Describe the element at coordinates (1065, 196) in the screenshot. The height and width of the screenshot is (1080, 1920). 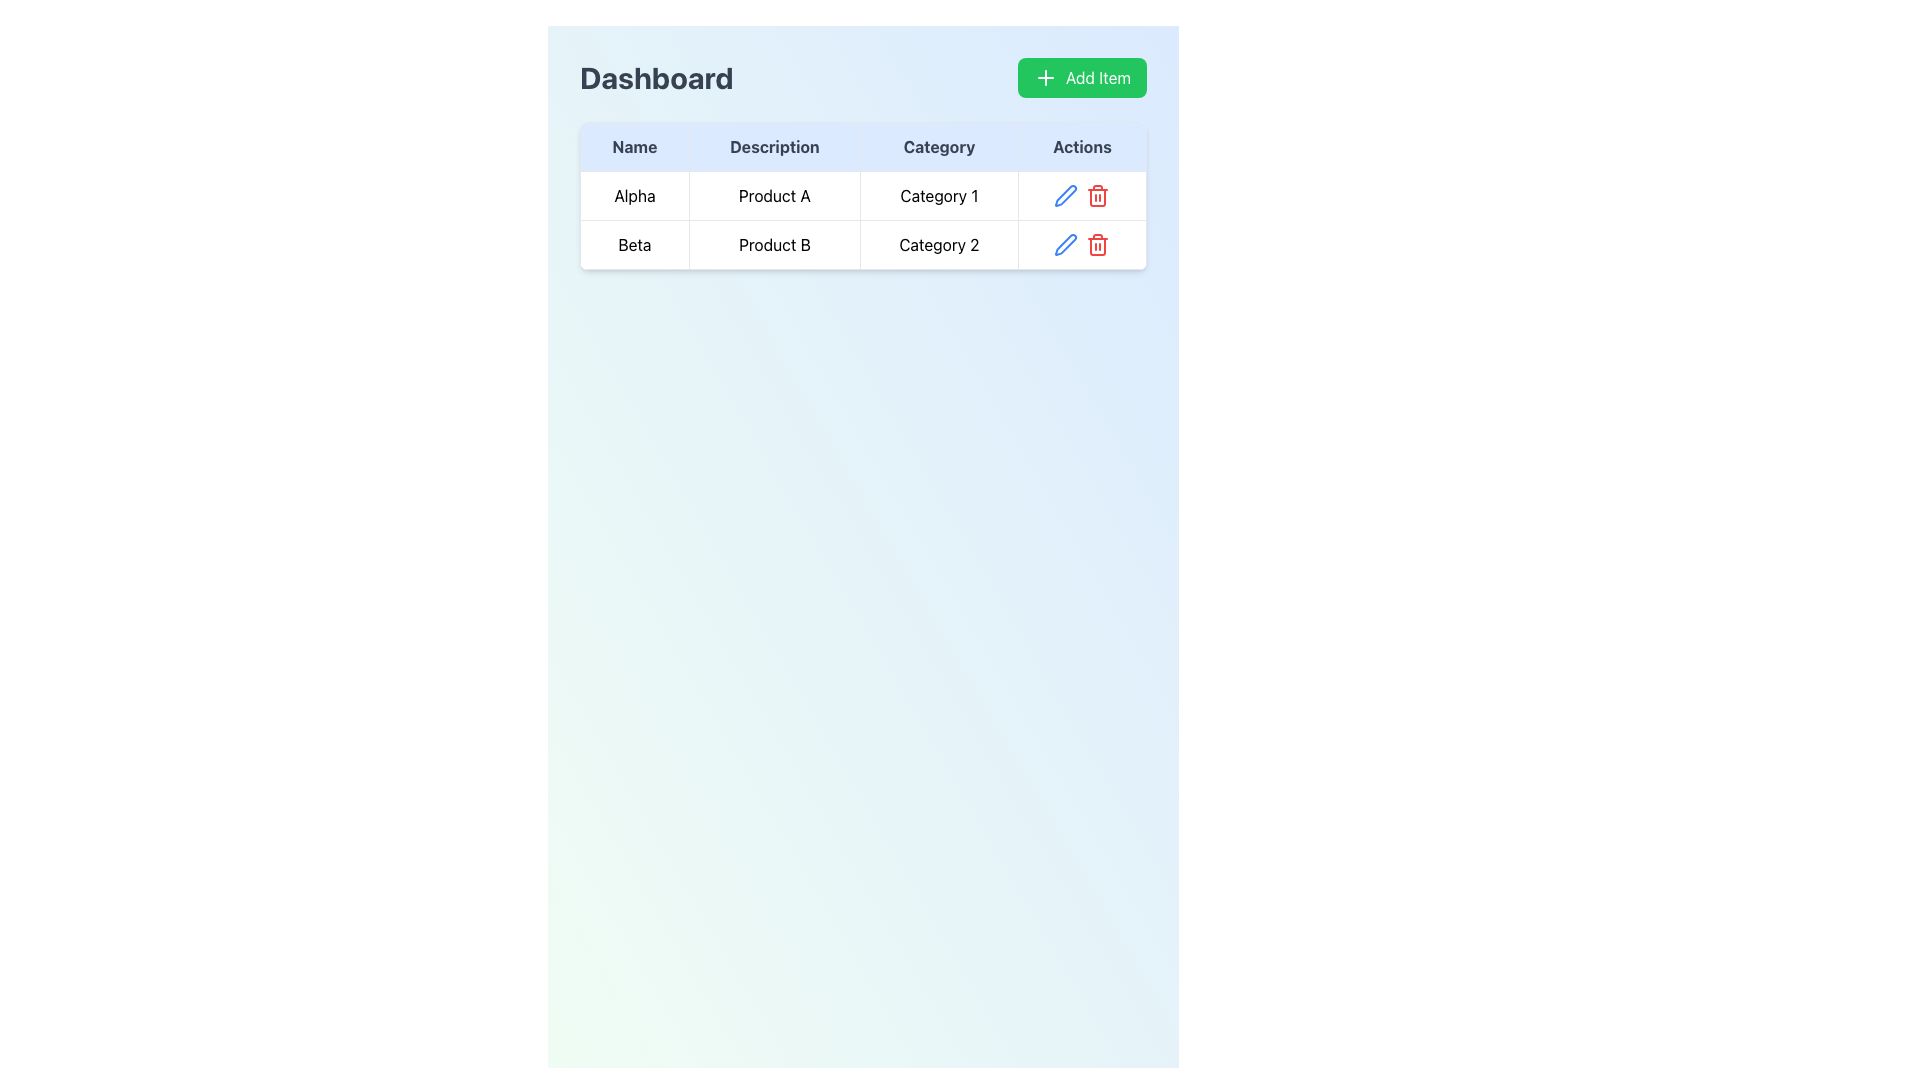
I see `the blue pencil icon in the 'Actions' column of the second row` at that location.